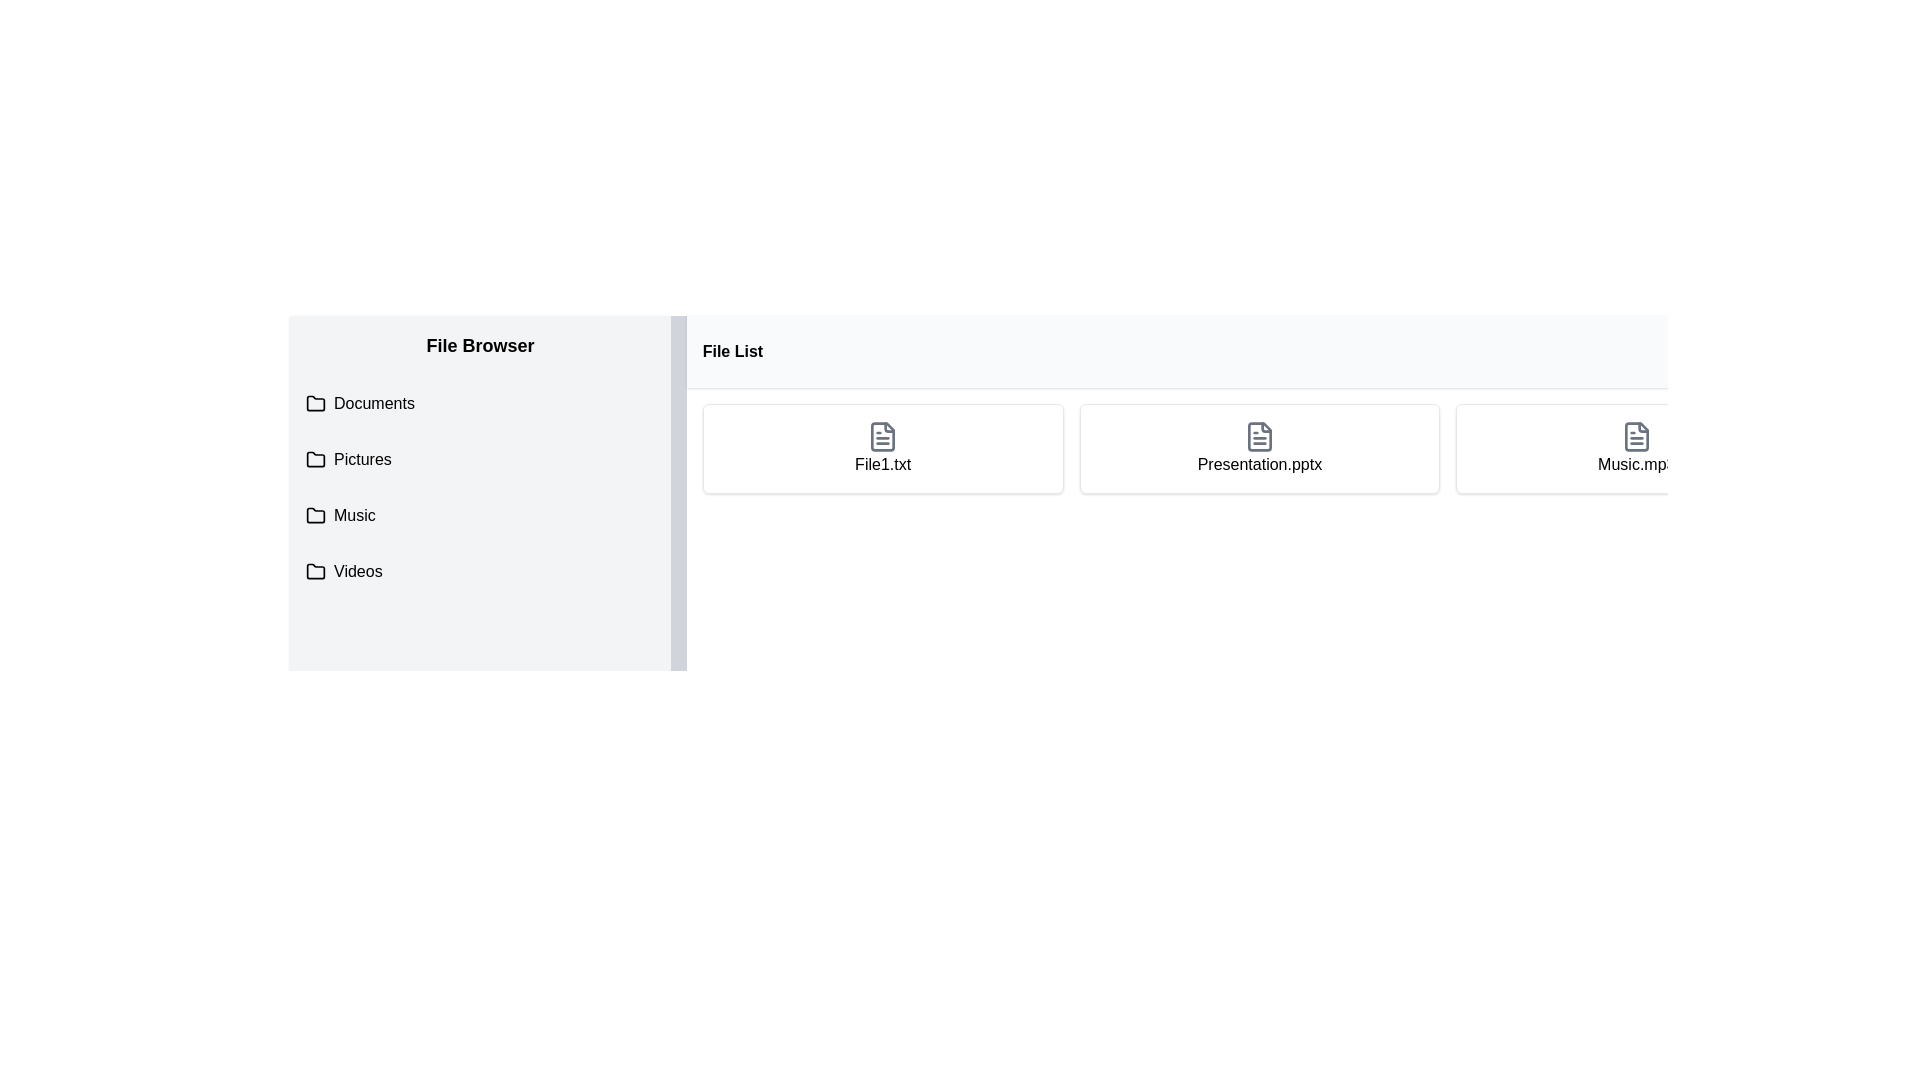  What do you see at coordinates (358, 571) in the screenshot?
I see `the folder icon beside the 'Videos' text label in the File Browser section` at bounding box center [358, 571].